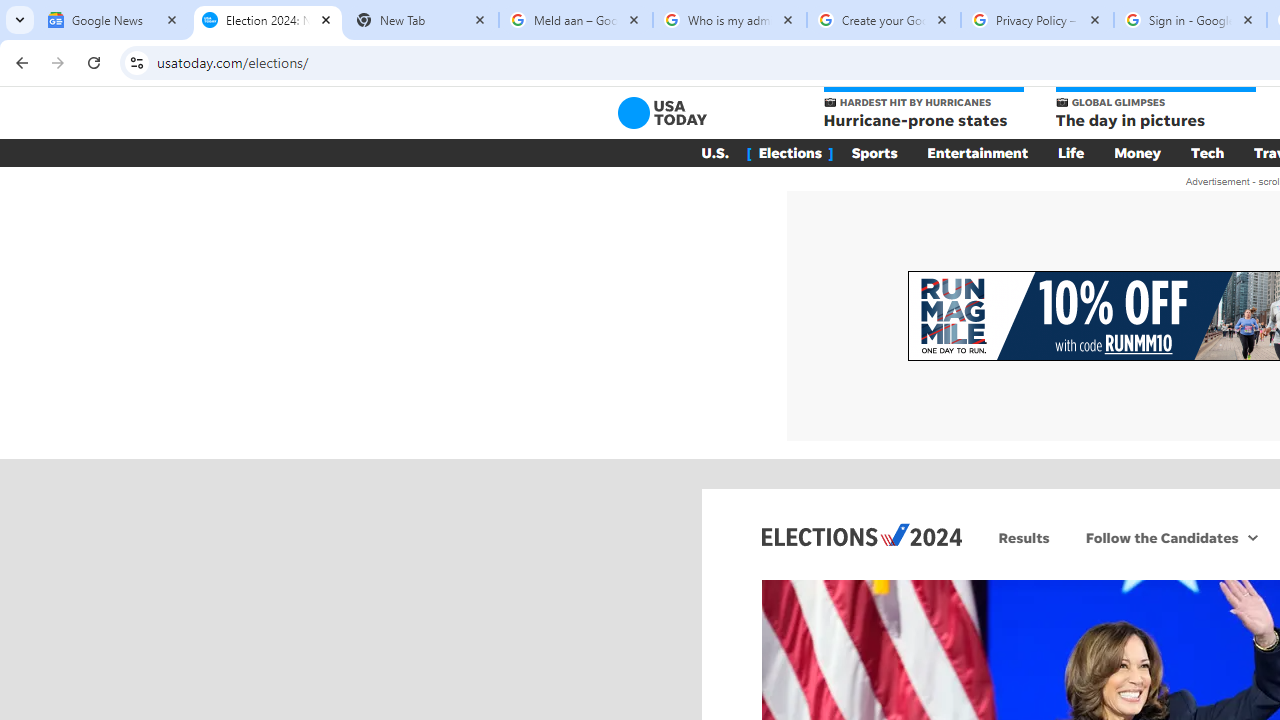 This screenshot has width=1280, height=720. I want to click on 'USA TODAY', so click(661, 113).